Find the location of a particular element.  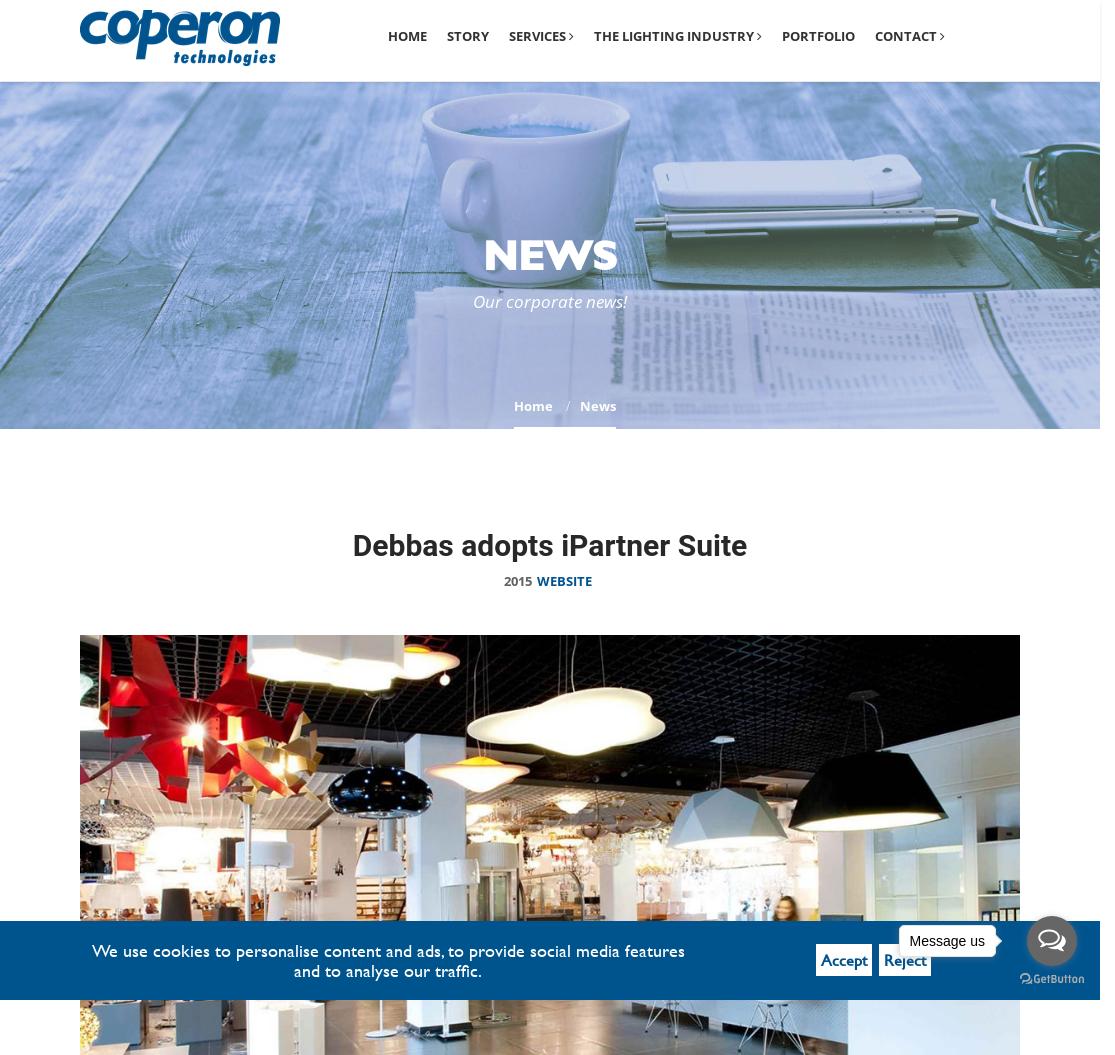

'Portfolio' is located at coordinates (817, 35).